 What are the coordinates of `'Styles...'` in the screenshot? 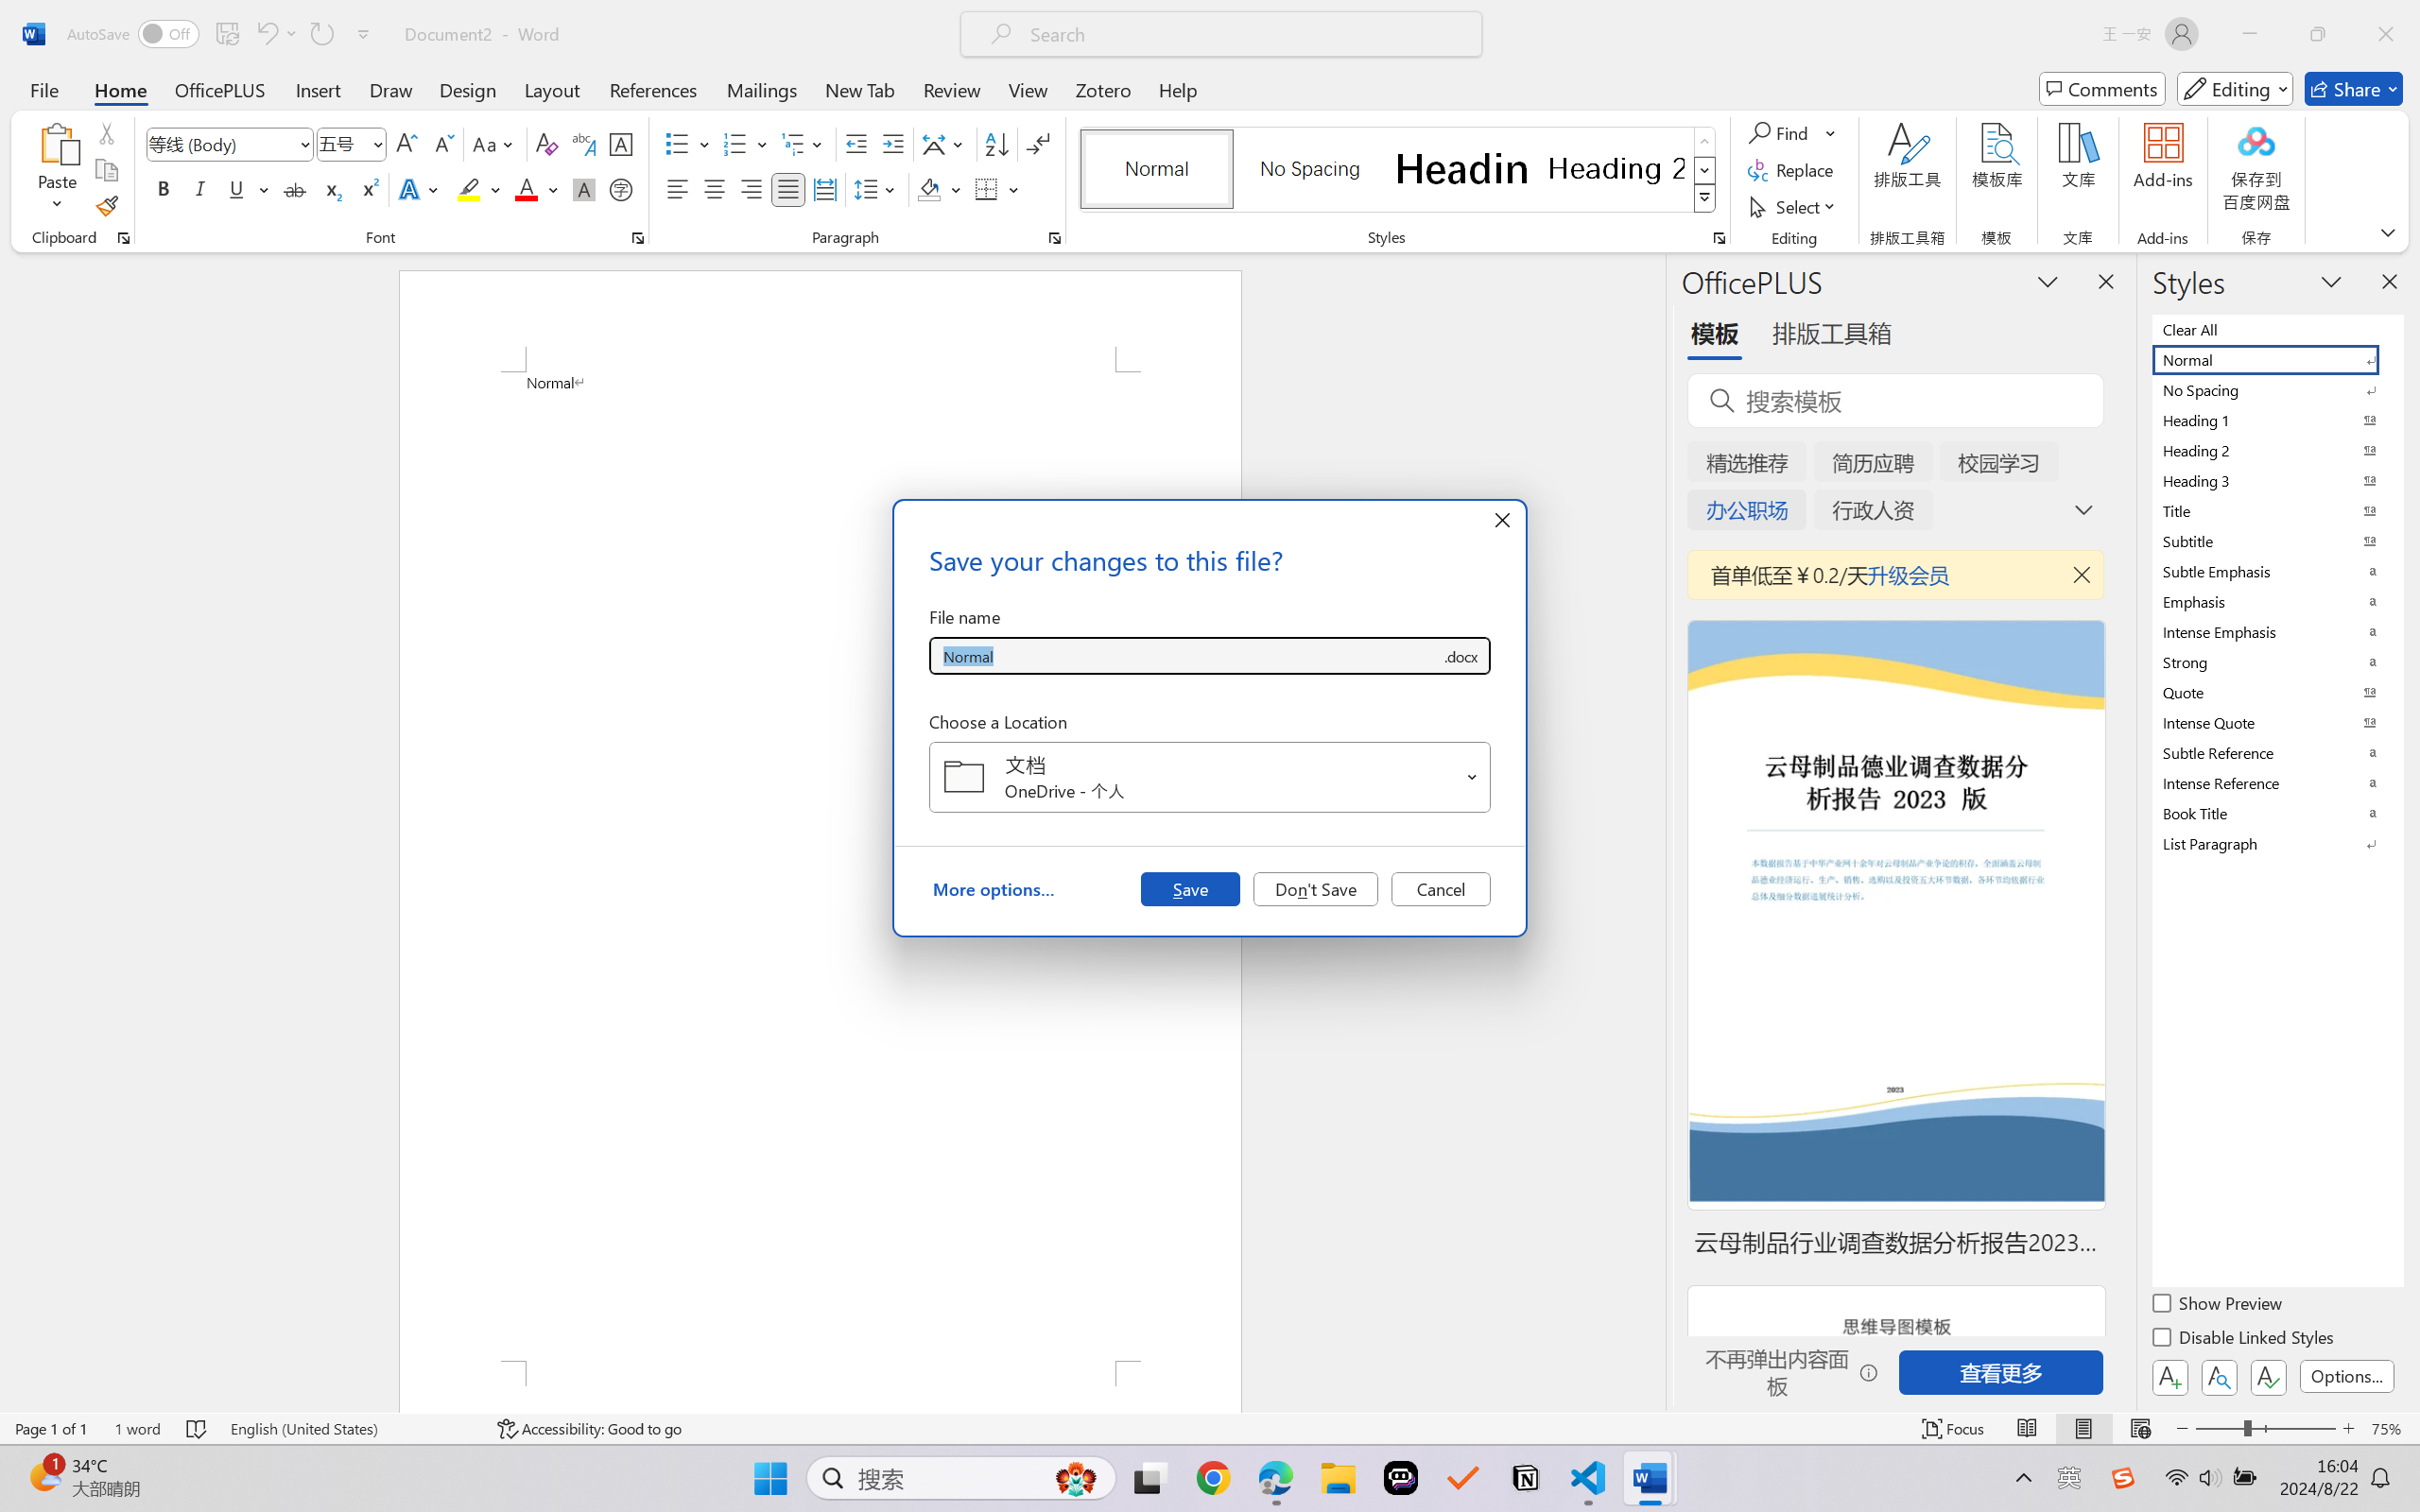 It's located at (1718, 237).